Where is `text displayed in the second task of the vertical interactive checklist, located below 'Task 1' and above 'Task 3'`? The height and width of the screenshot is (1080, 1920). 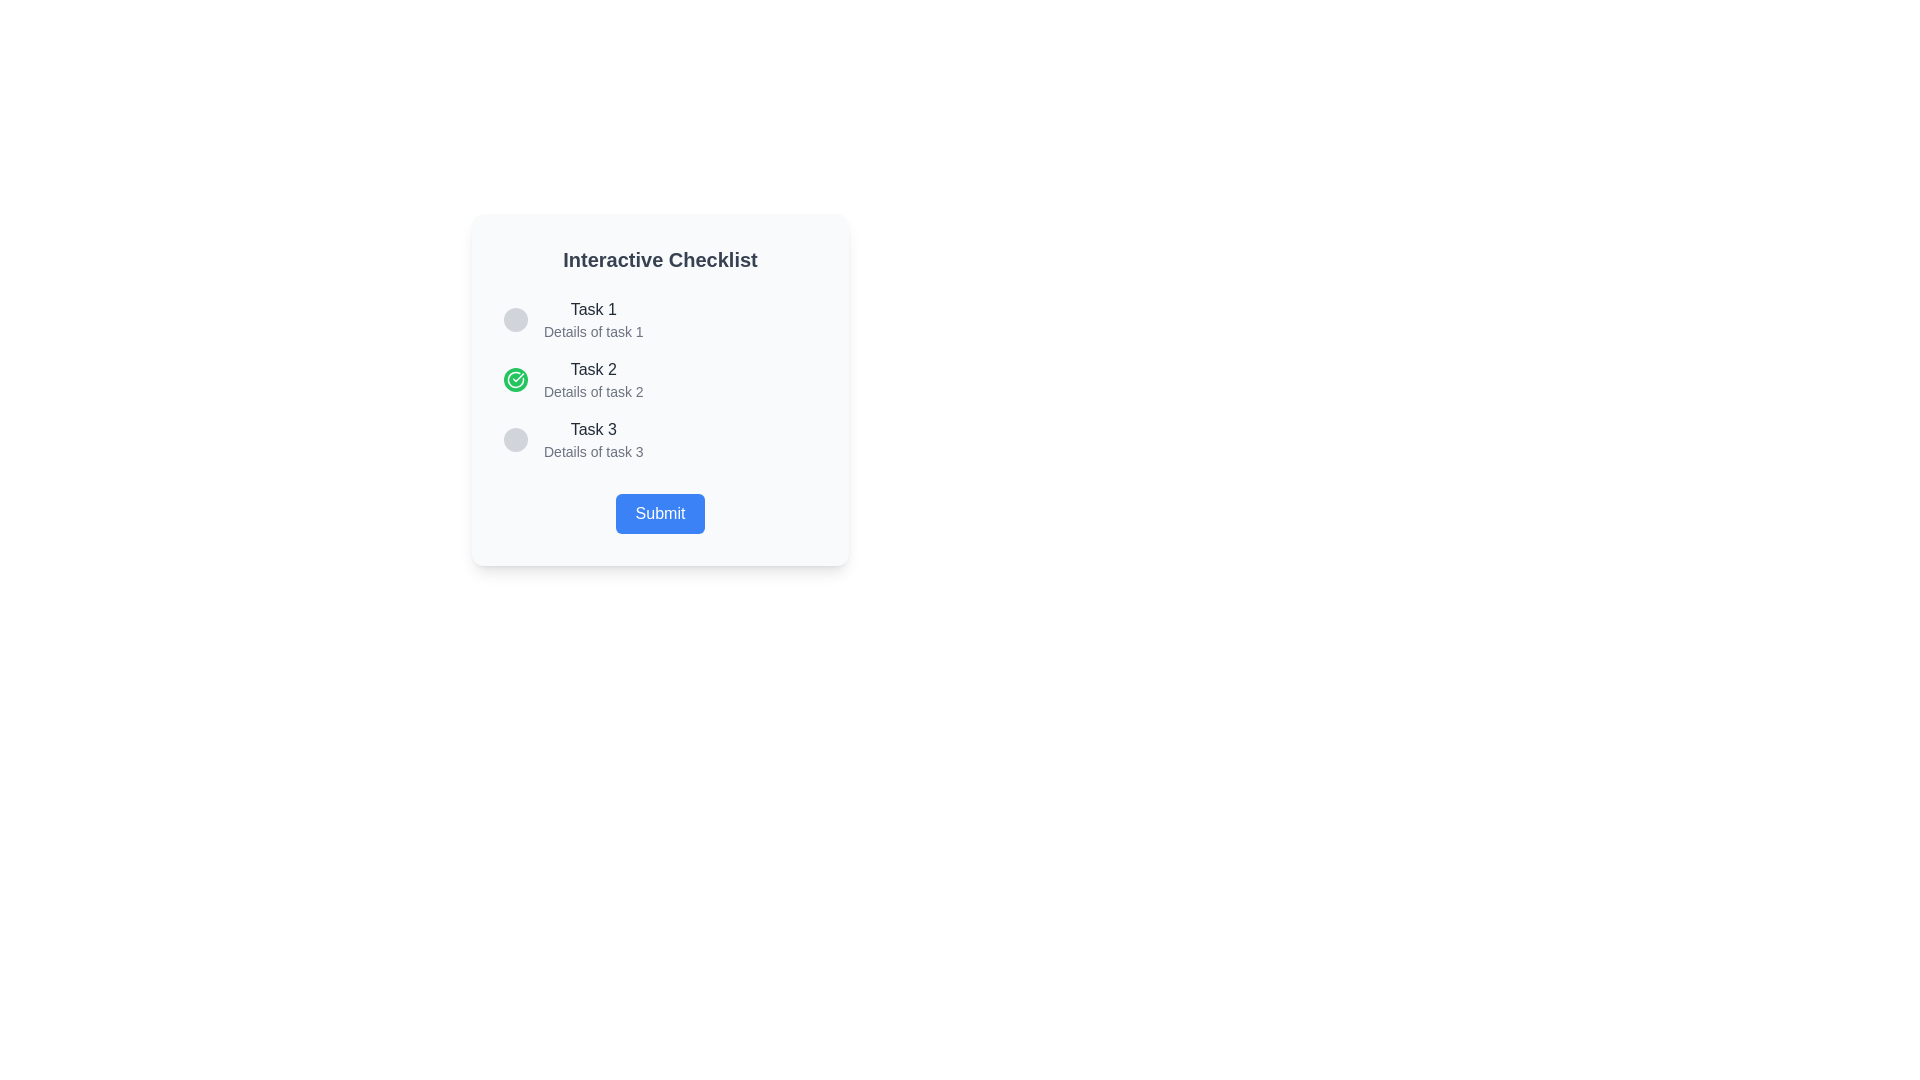
text displayed in the second task of the vertical interactive checklist, located below 'Task 1' and above 'Task 3' is located at coordinates (592, 380).